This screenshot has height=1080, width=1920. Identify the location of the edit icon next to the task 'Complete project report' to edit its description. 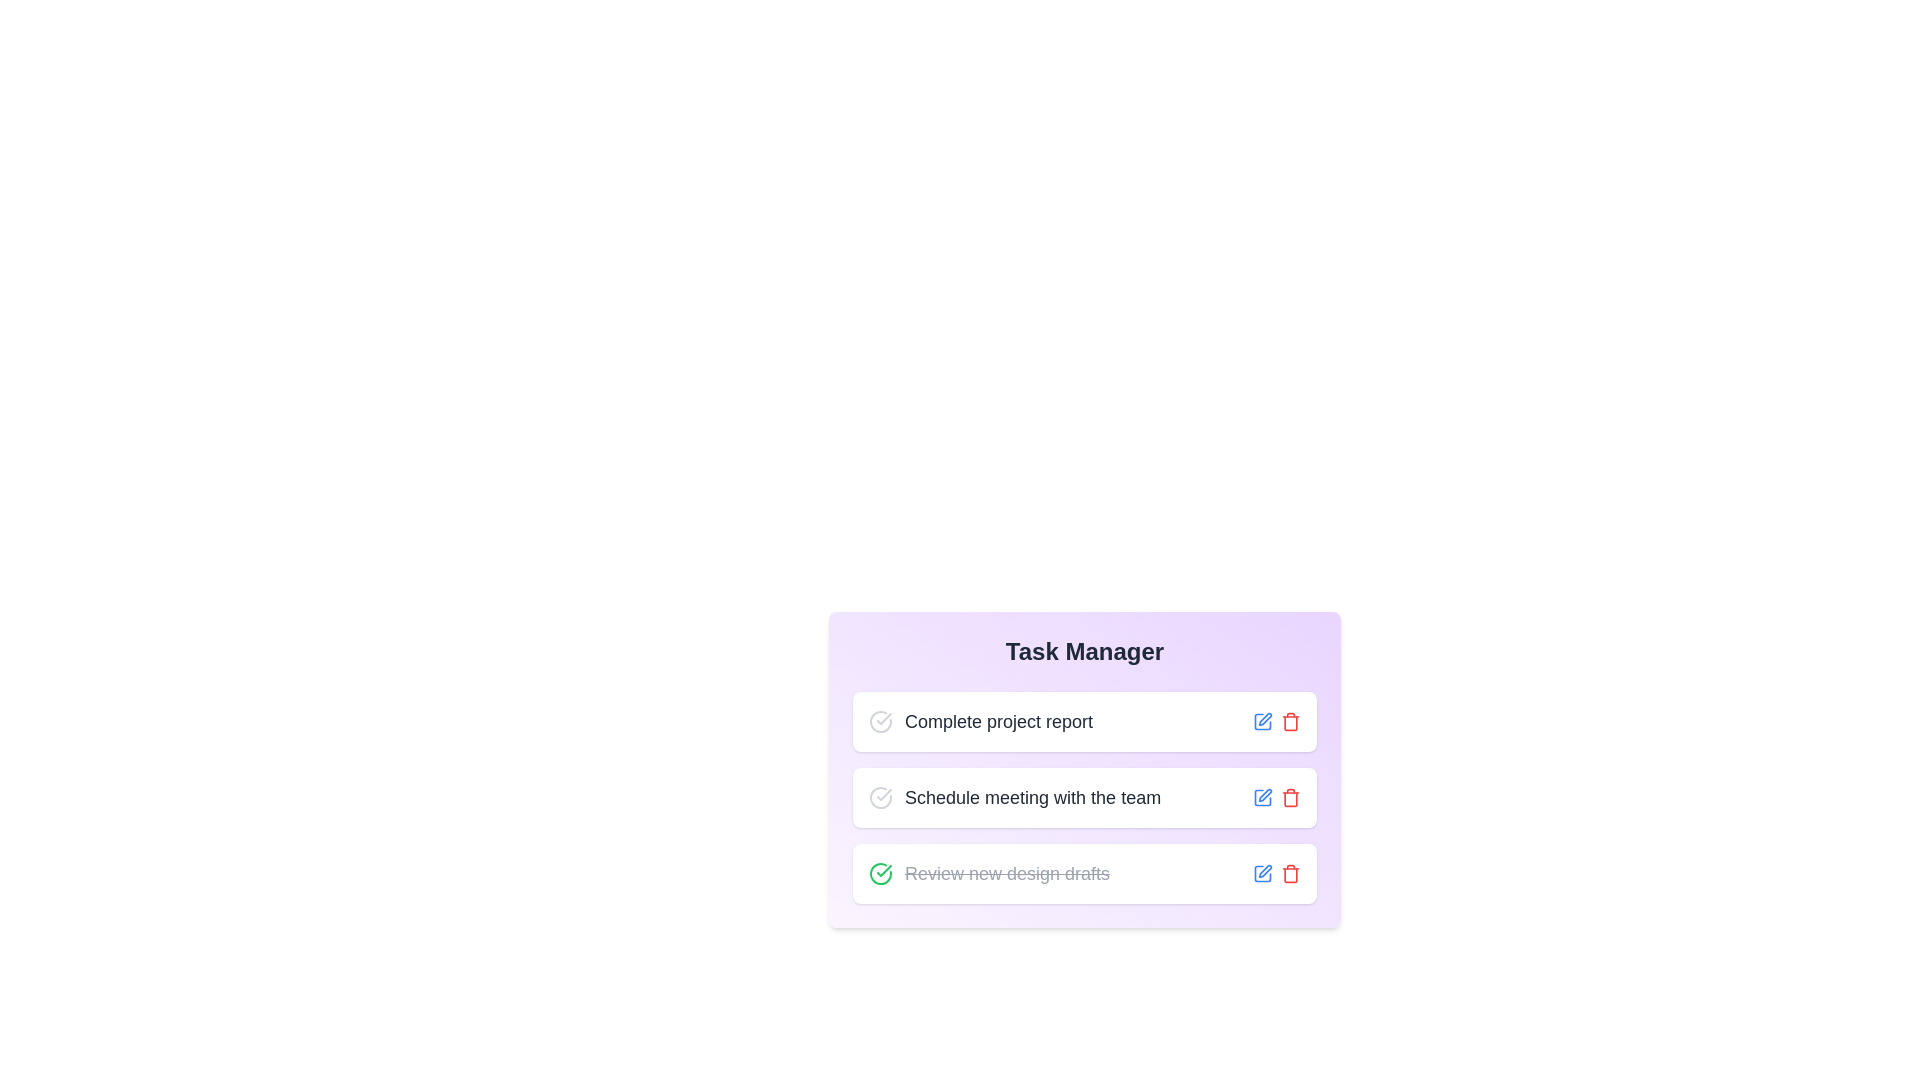
(1261, 721).